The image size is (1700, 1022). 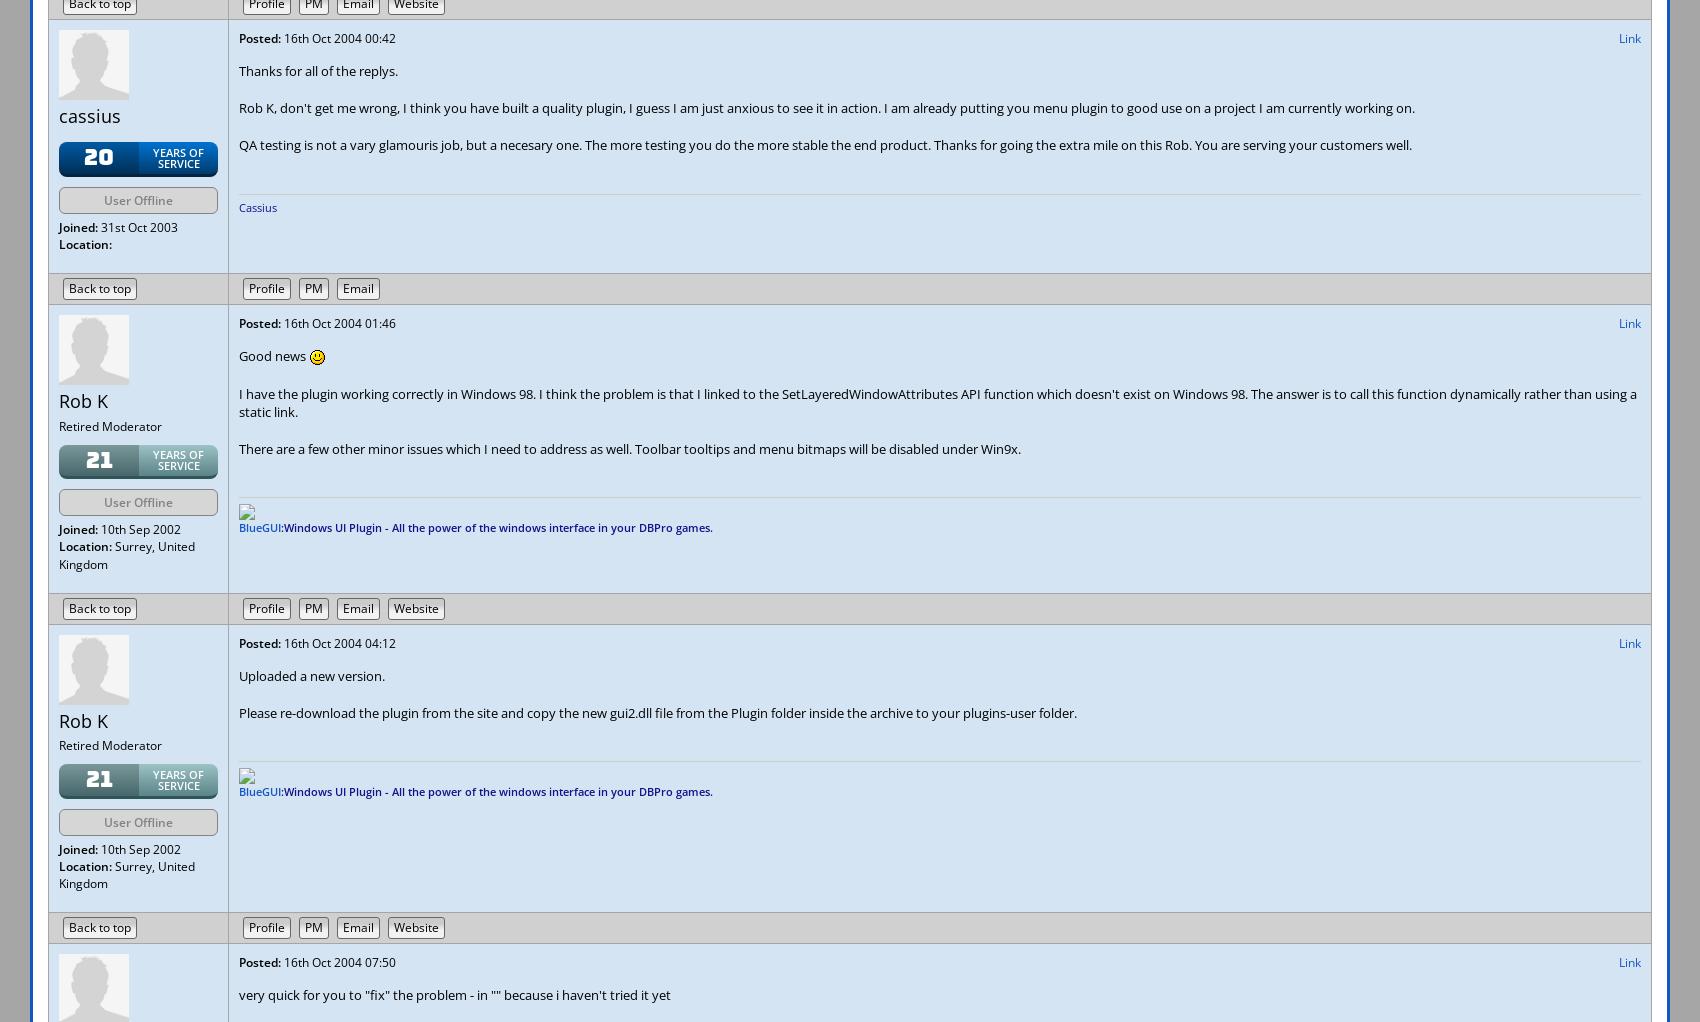 What do you see at coordinates (83, 155) in the screenshot?
I see `'20'` at bounding box center [83, 155].